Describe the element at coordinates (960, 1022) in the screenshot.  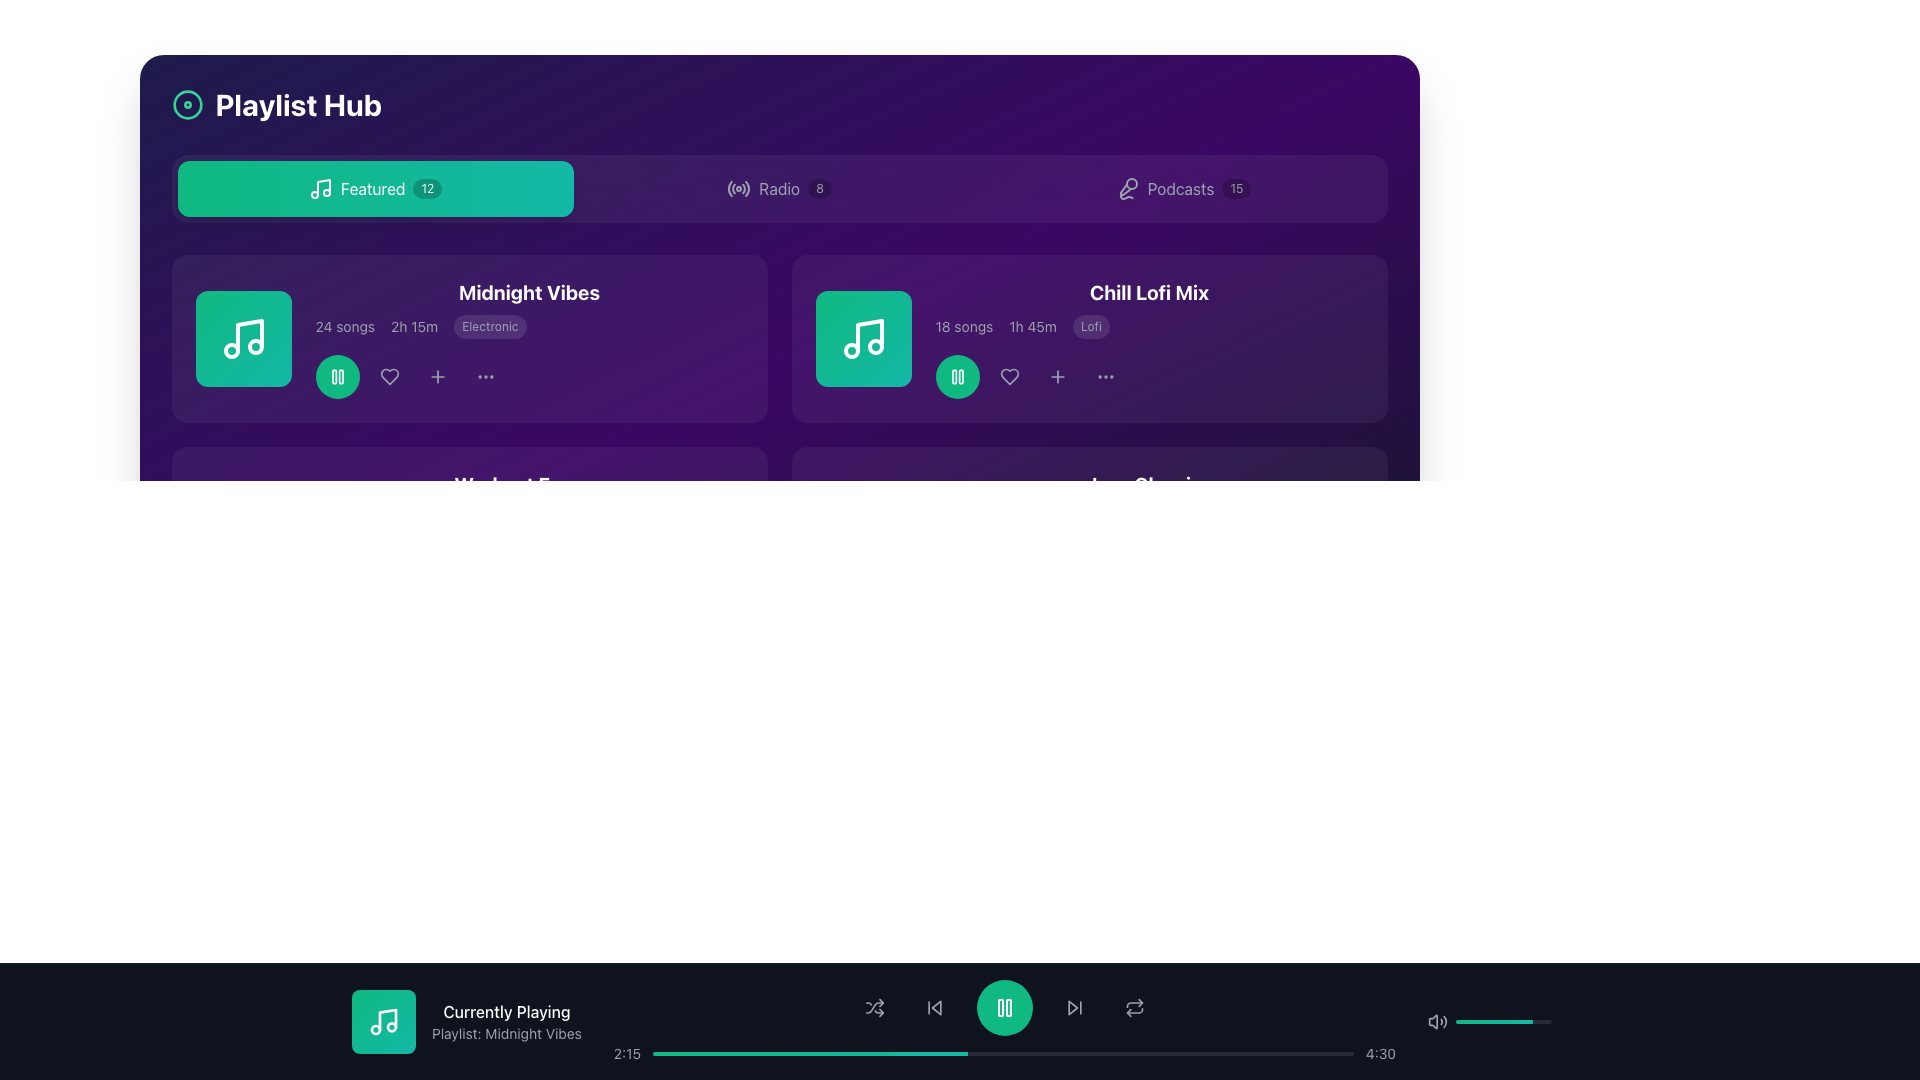
I see `the Media Control Bar located at the bottom of the interface` at that location.